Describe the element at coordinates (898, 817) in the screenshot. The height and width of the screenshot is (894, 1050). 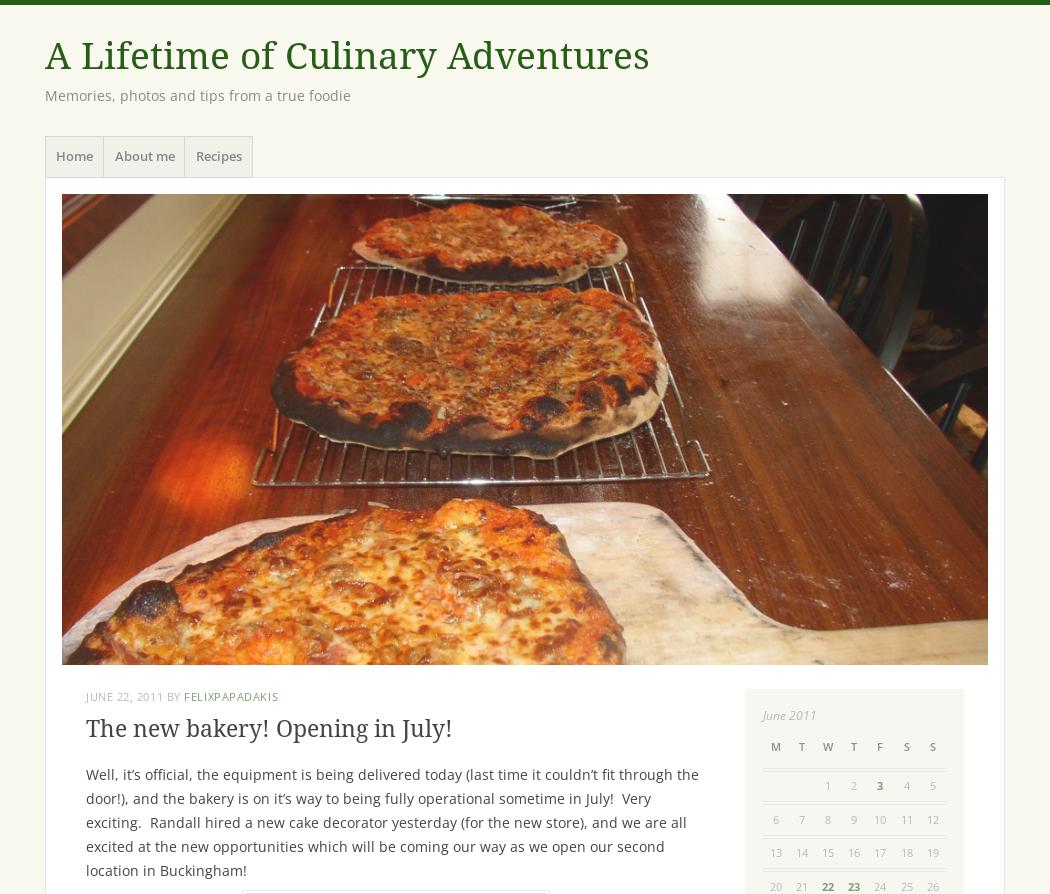
I see `'11'` at that location.